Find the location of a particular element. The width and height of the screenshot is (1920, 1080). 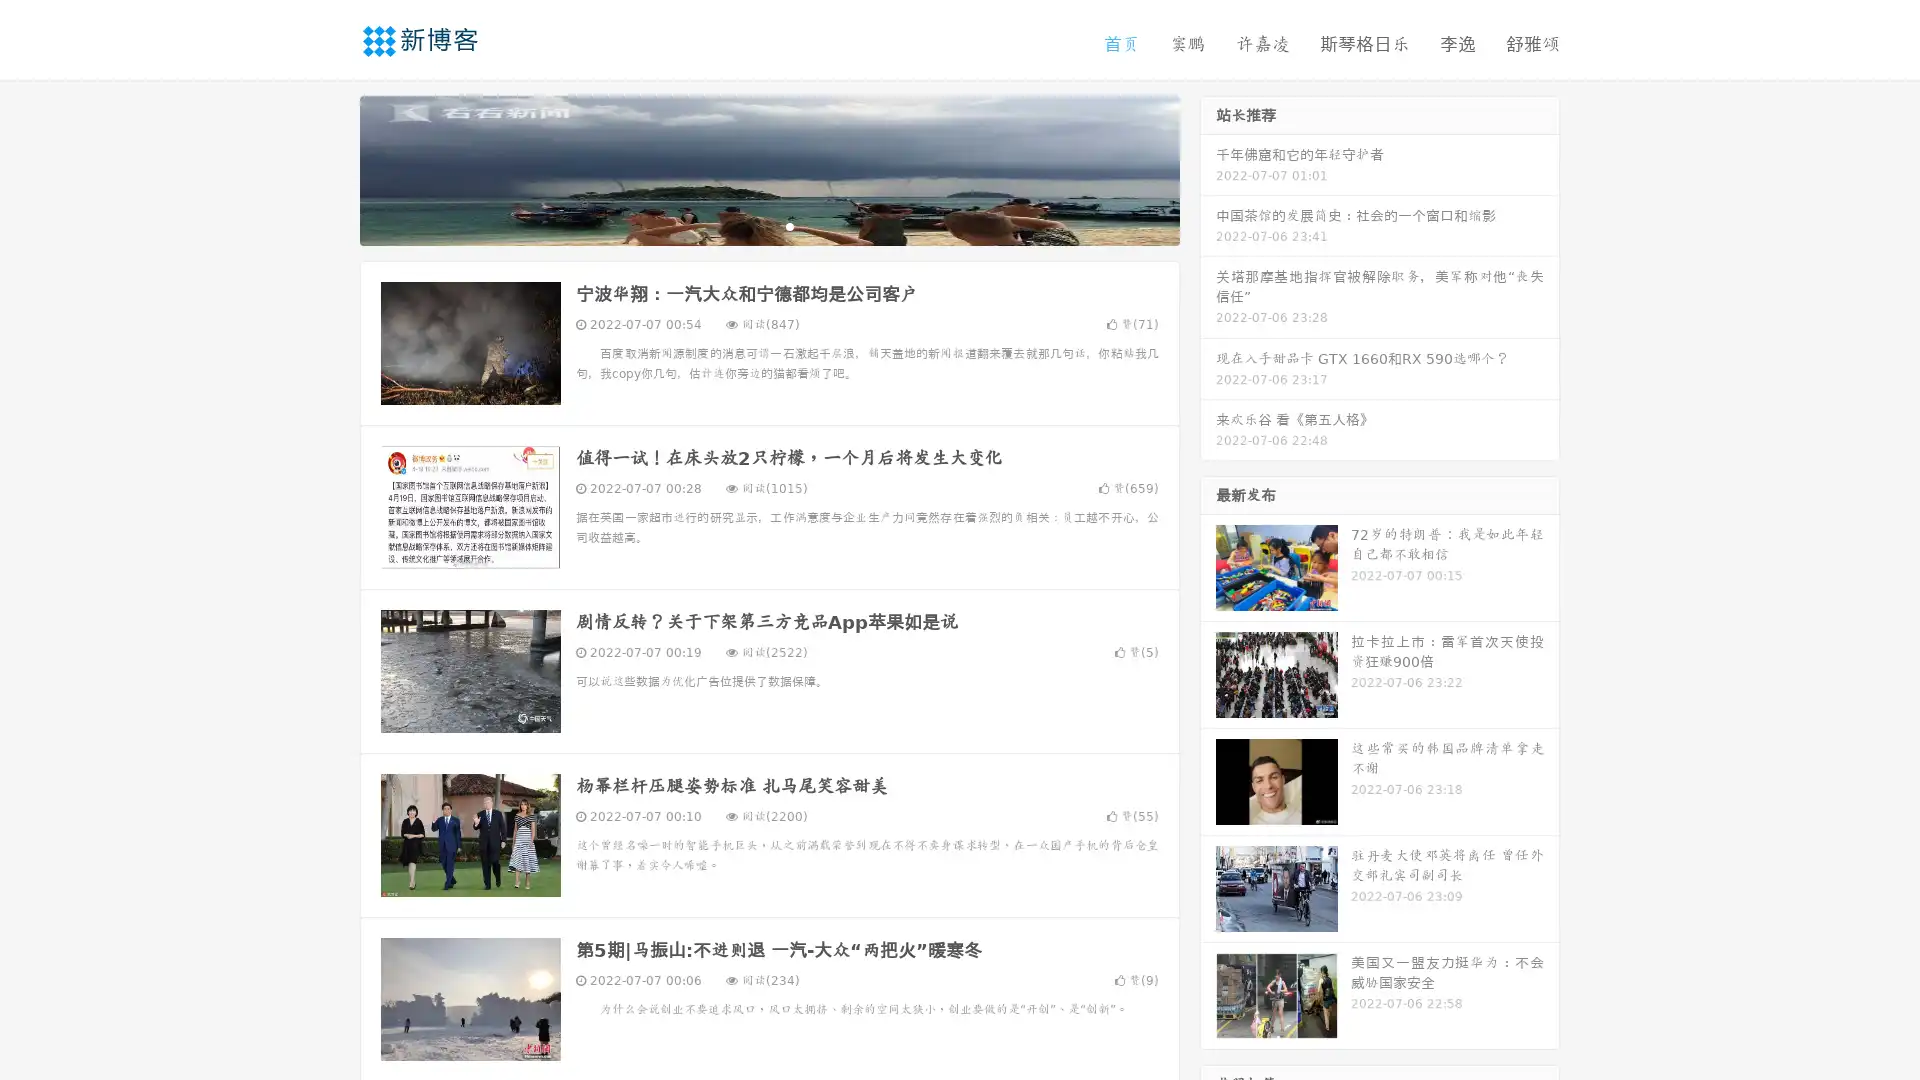

Previous slide is located at coordinates (330, 168).